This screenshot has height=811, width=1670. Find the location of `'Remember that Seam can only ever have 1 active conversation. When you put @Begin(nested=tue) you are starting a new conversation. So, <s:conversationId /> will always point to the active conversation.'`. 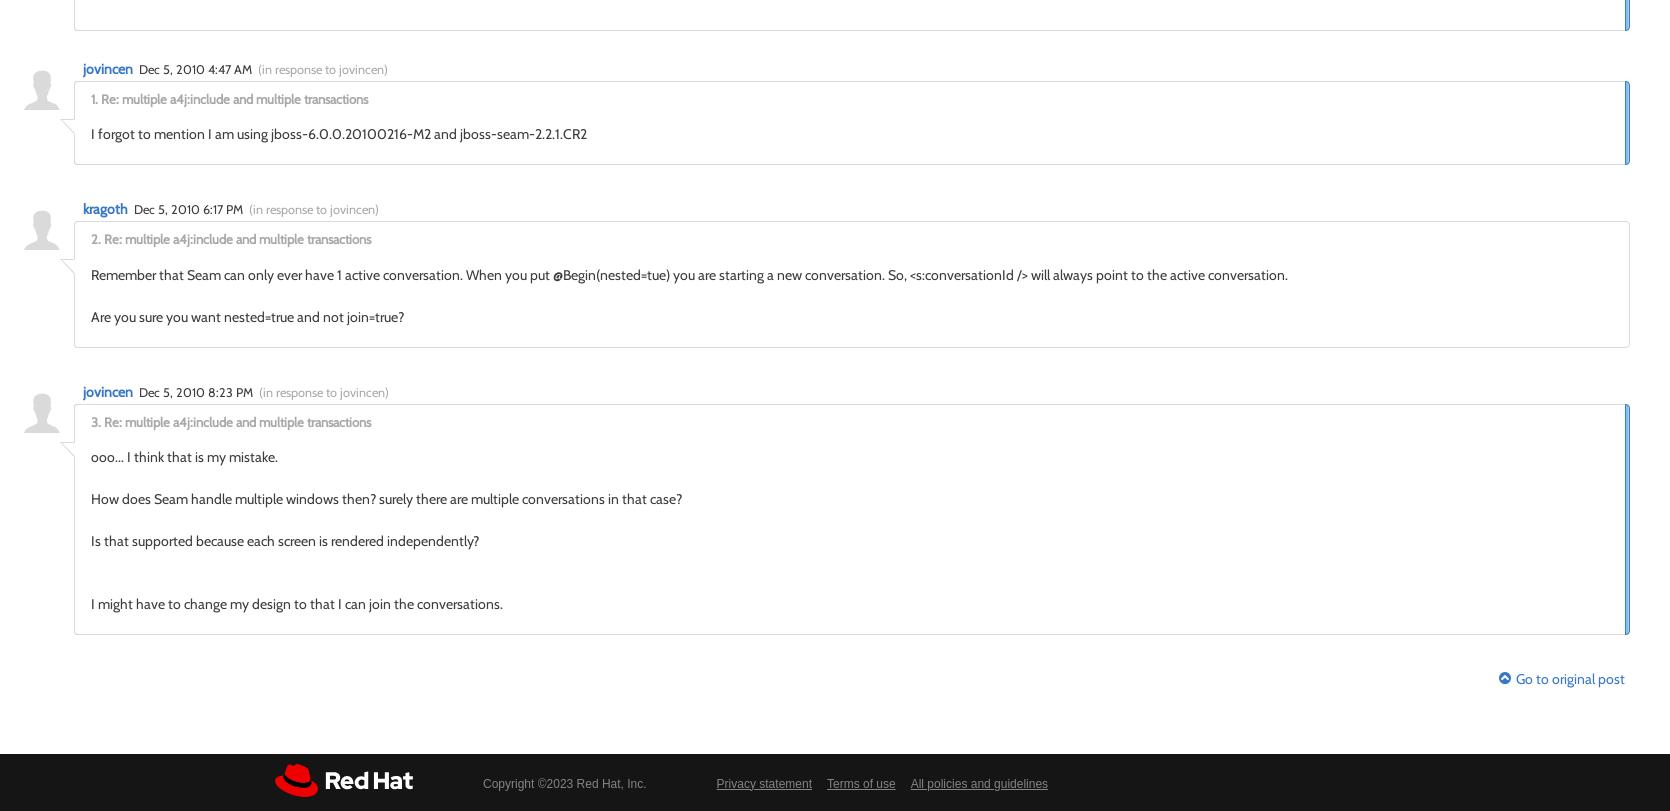

'Remember that Seam can only ever have 1 active conversation. When you put @Begin(nested=tue) you are starting a new conversation. So, <s:conversationId /> will always point to the active conversation.' is located at coordinates (689, 274).